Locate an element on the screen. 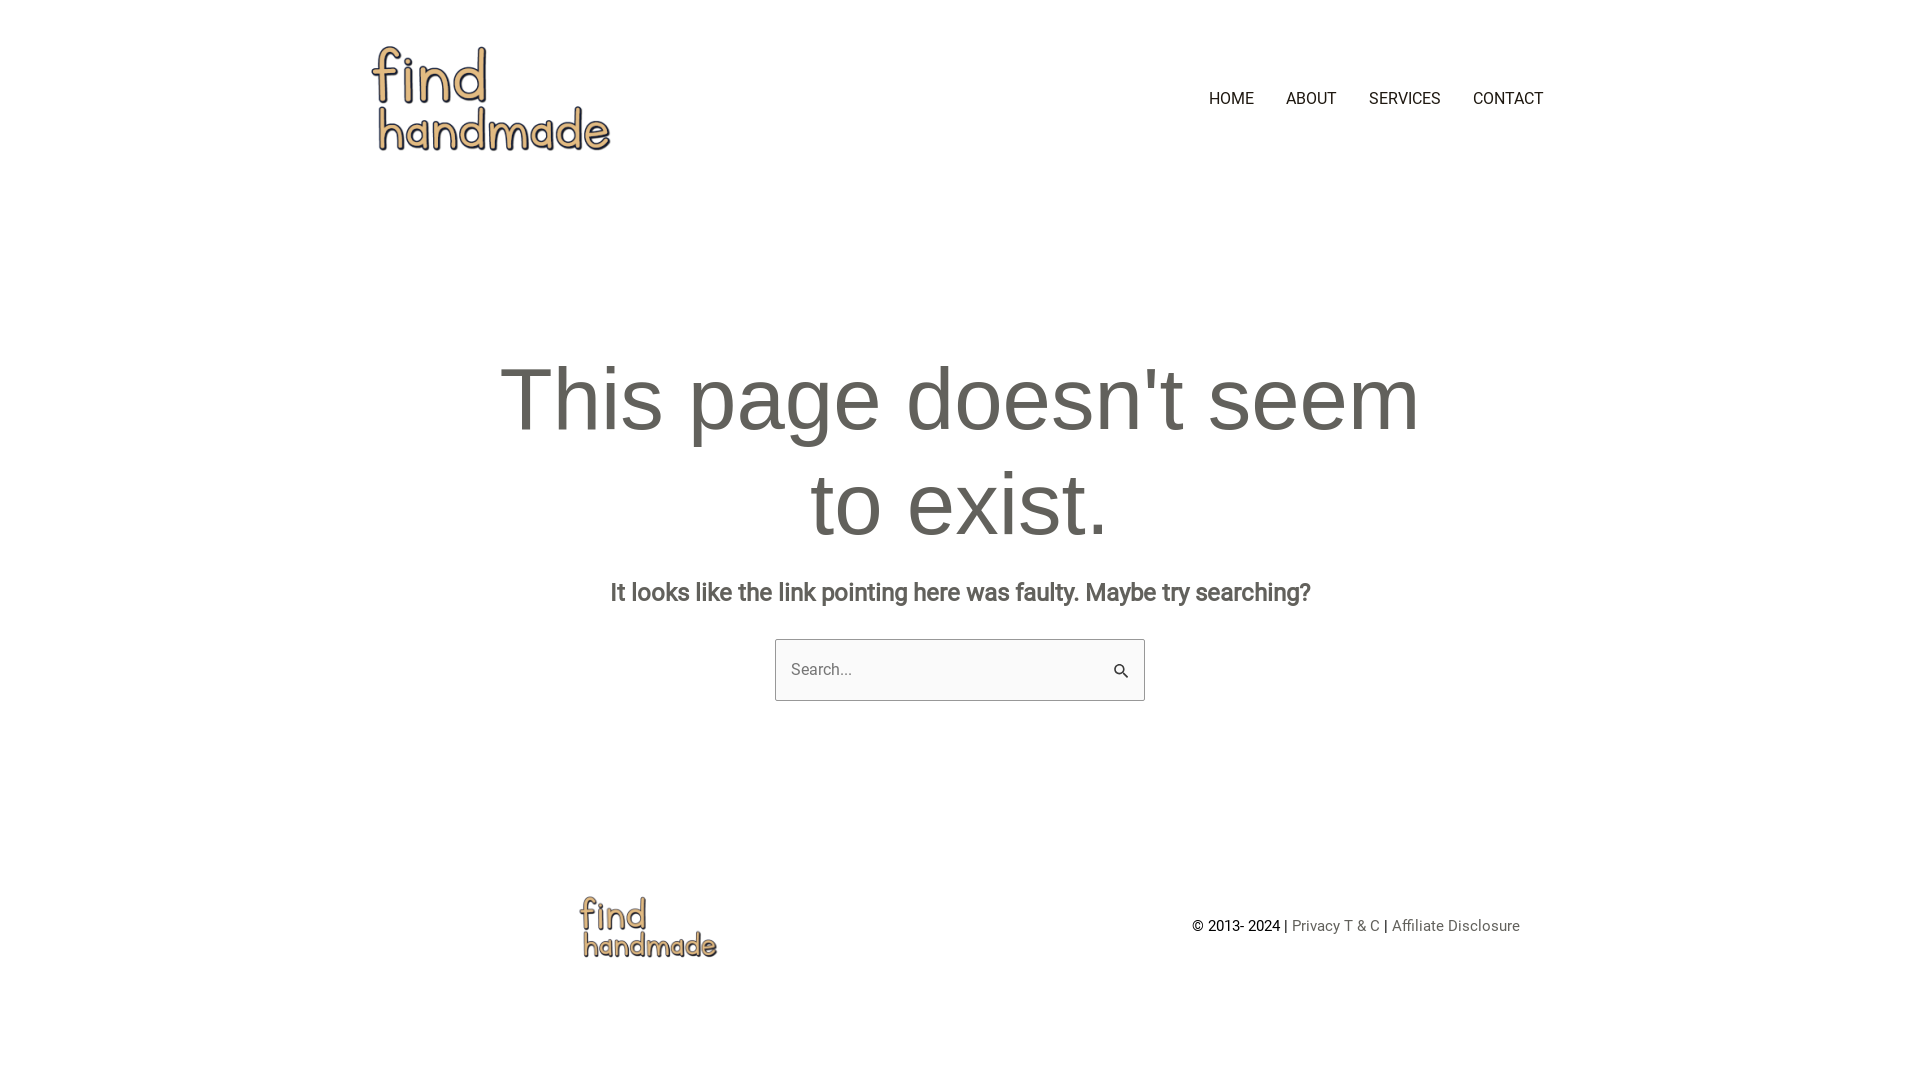  'Privacy T & C' is located at coordinates (1335, 925).